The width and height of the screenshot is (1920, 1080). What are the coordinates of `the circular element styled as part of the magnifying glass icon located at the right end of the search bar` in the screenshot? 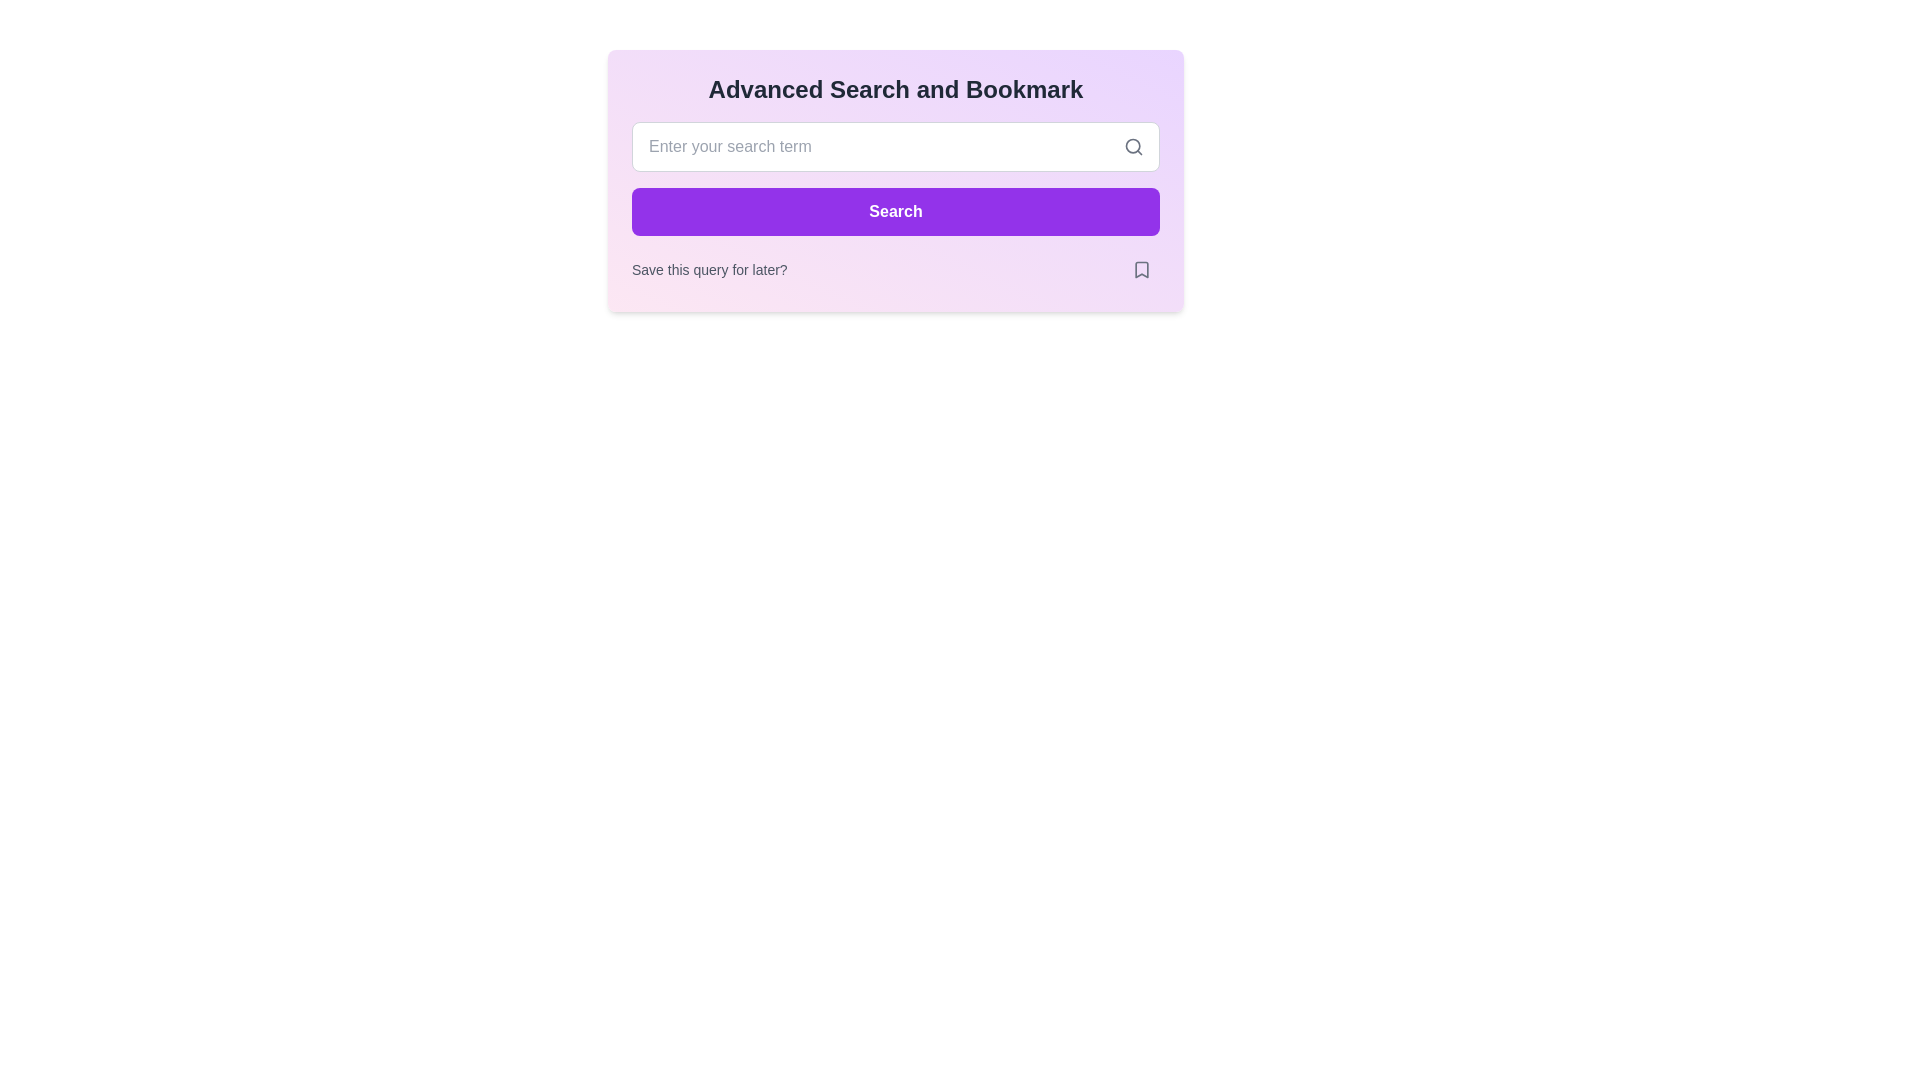 It's located at (1133, 145).